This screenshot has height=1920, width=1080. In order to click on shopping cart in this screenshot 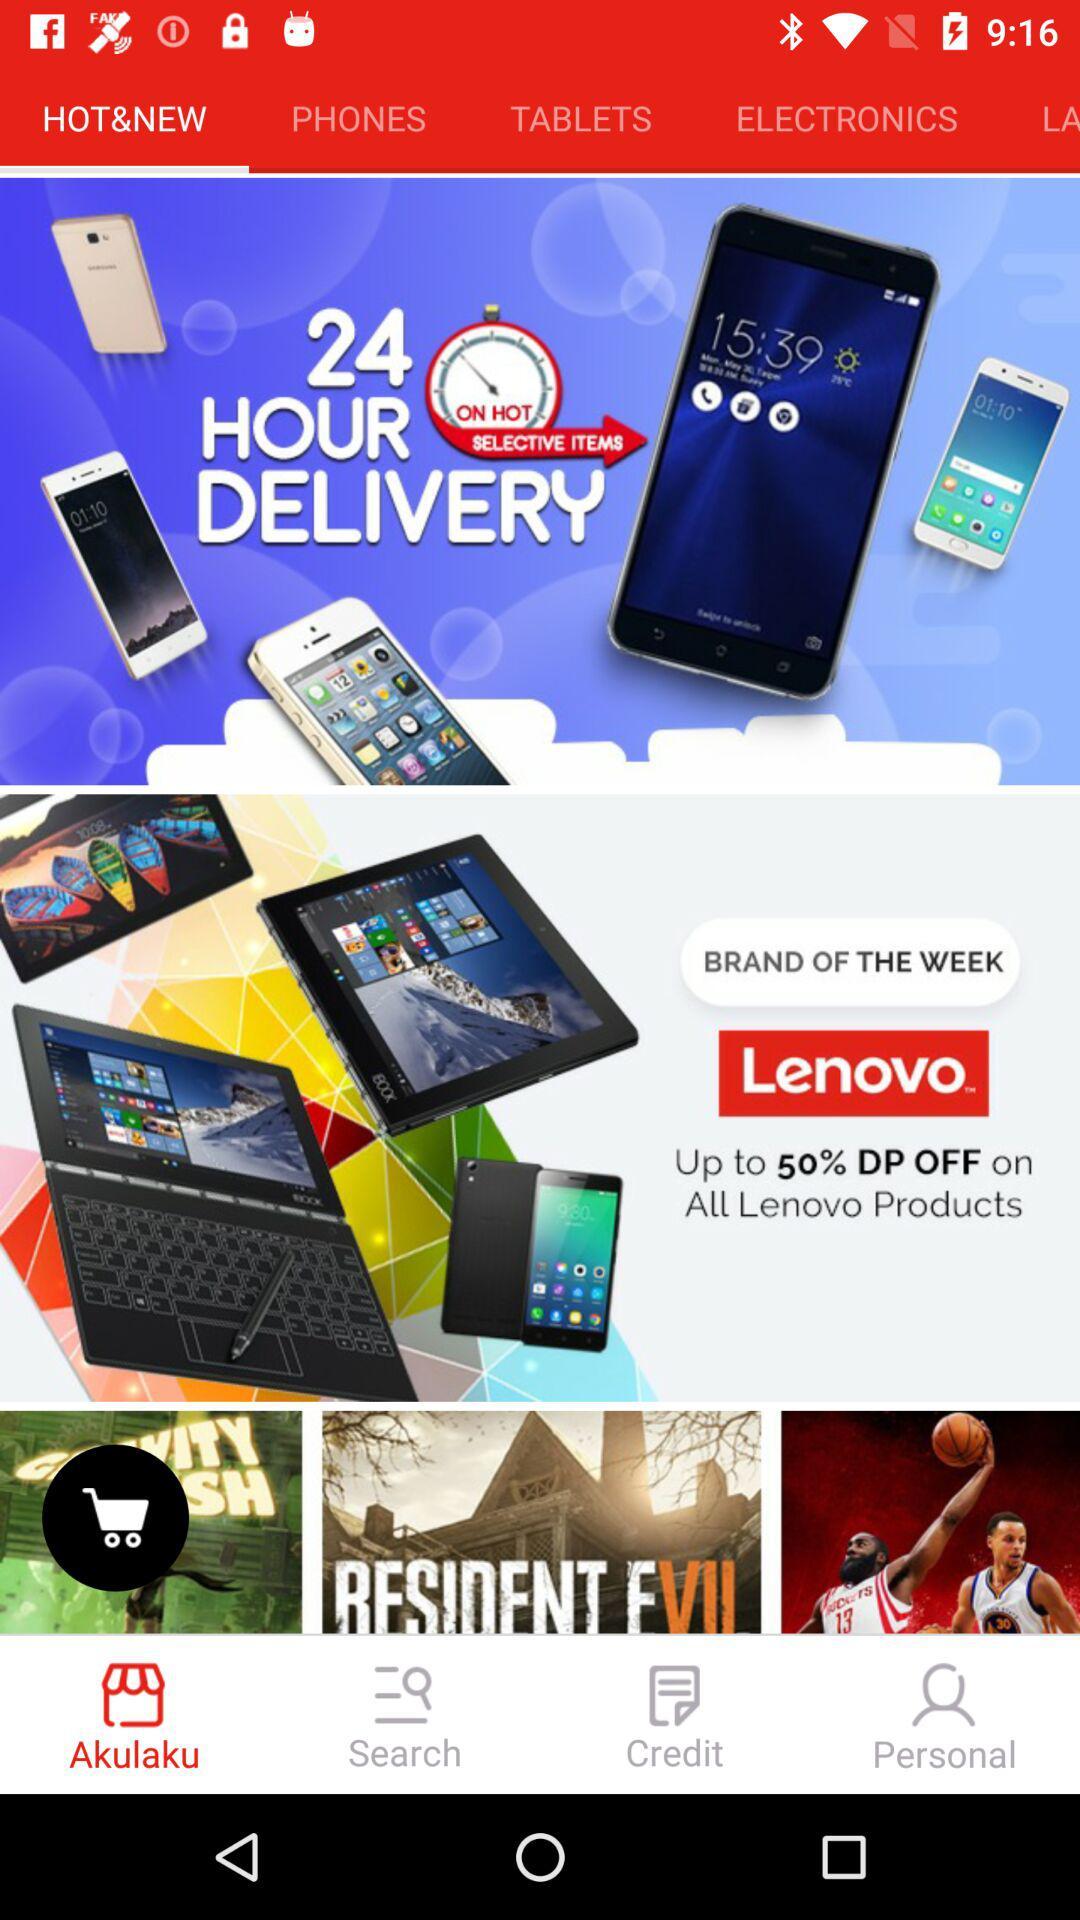, I will do `click(115, 1517)`.